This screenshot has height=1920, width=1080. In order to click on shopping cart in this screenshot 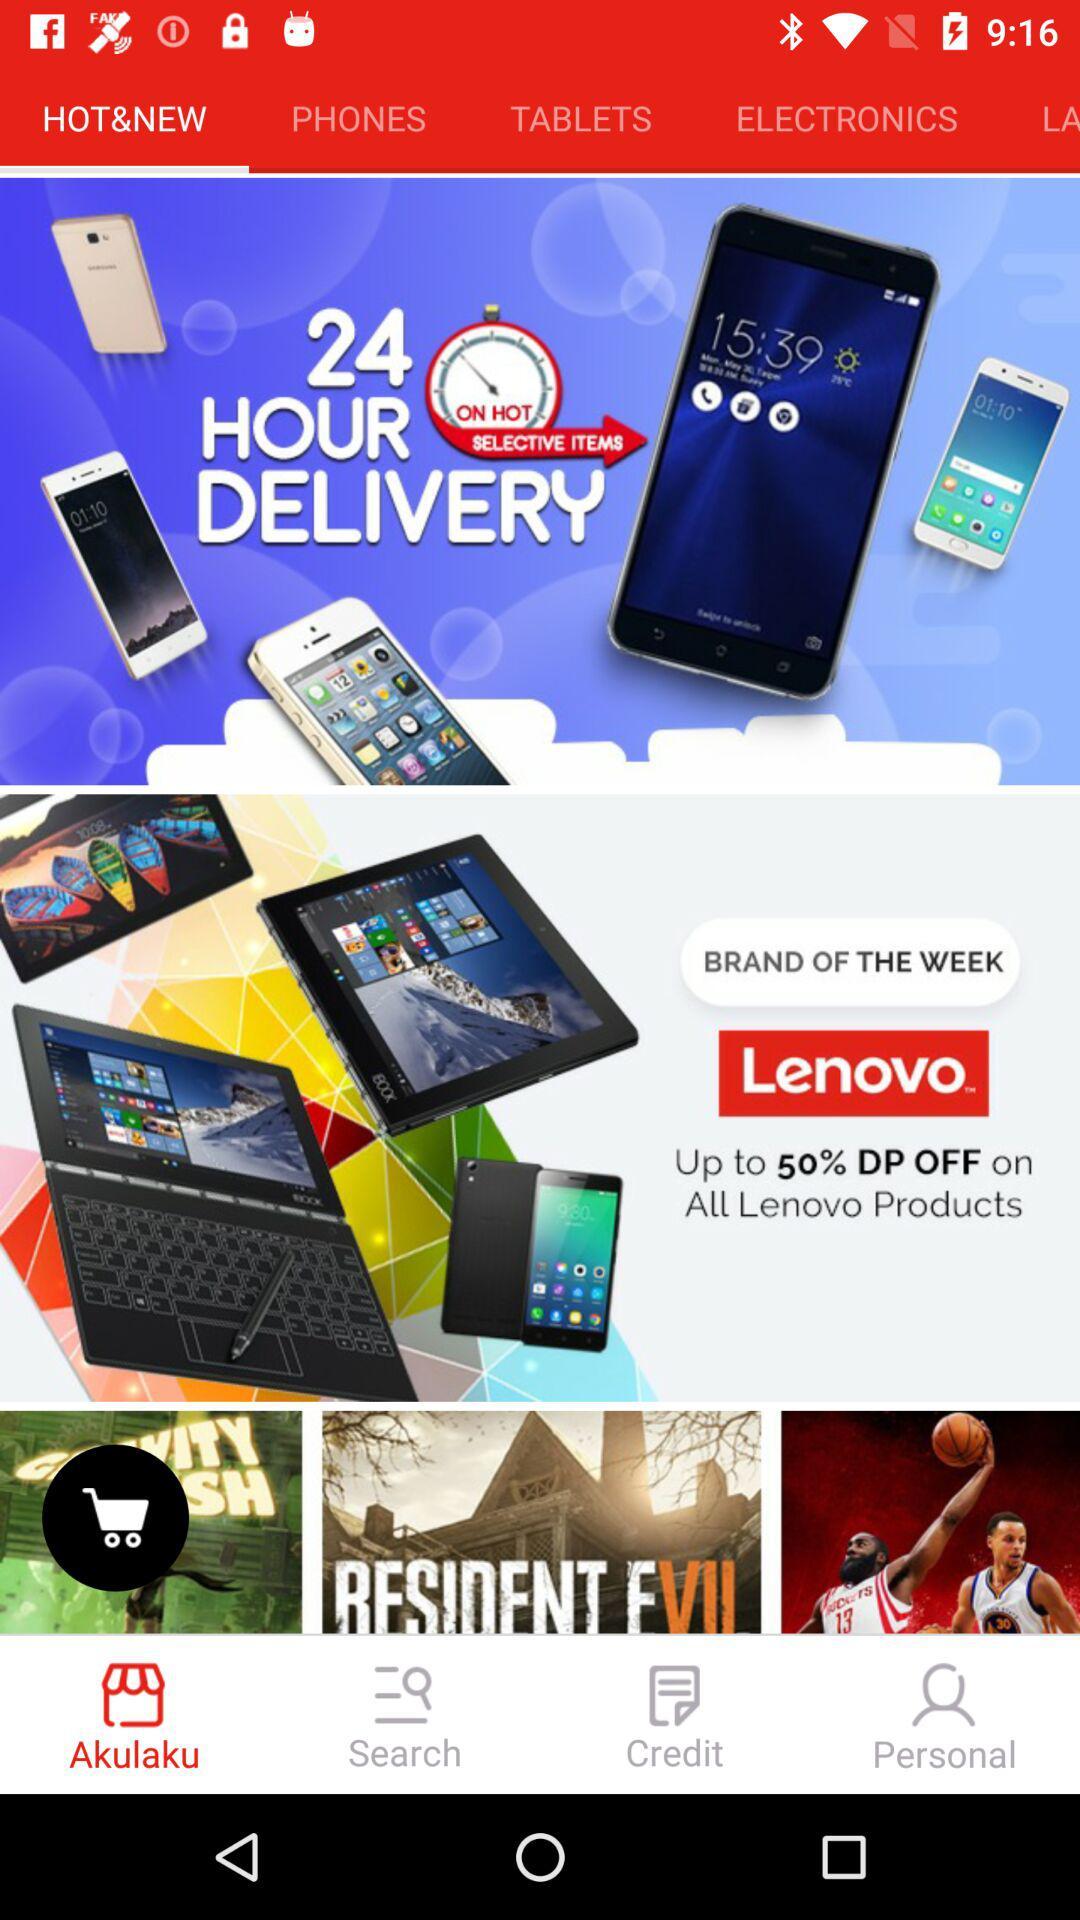, I will do `click(115, 1517)`.